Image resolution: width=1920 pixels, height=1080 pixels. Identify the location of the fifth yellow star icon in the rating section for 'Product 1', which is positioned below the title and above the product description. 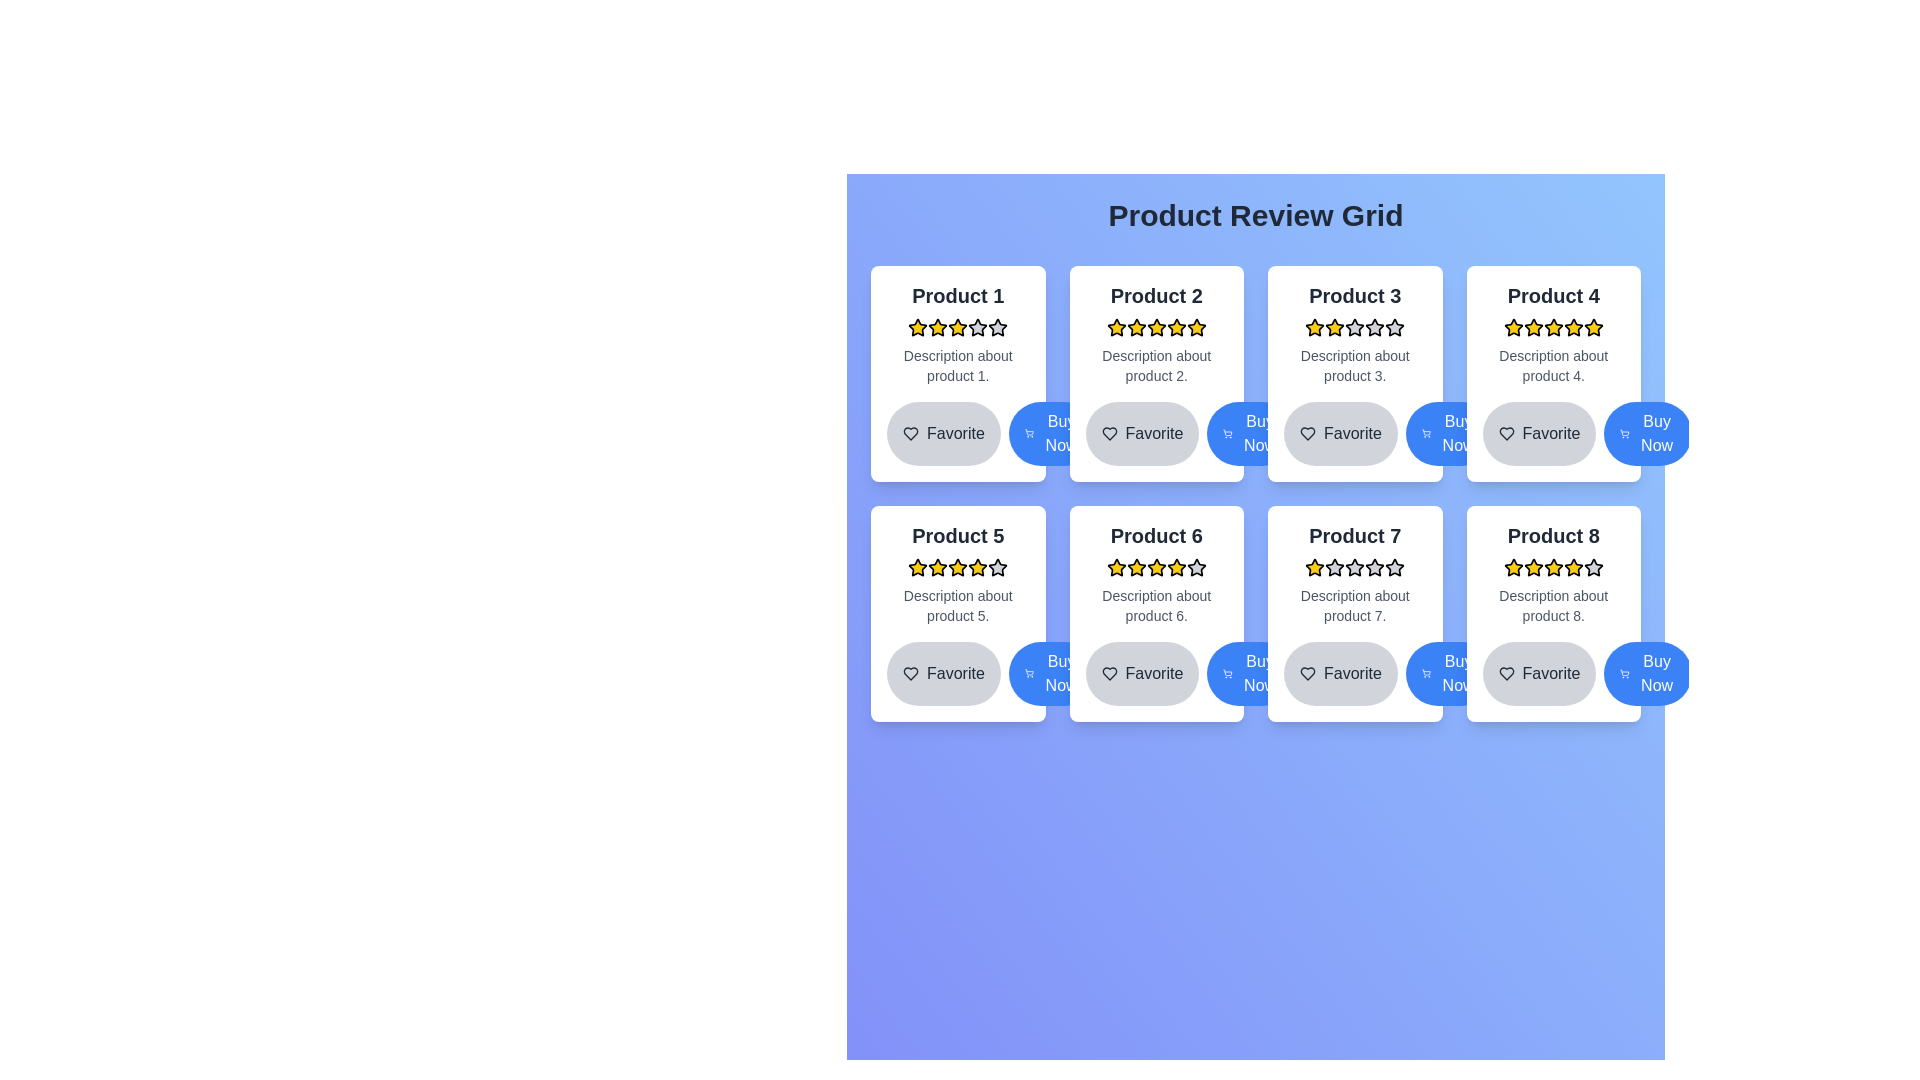
(957, 326).